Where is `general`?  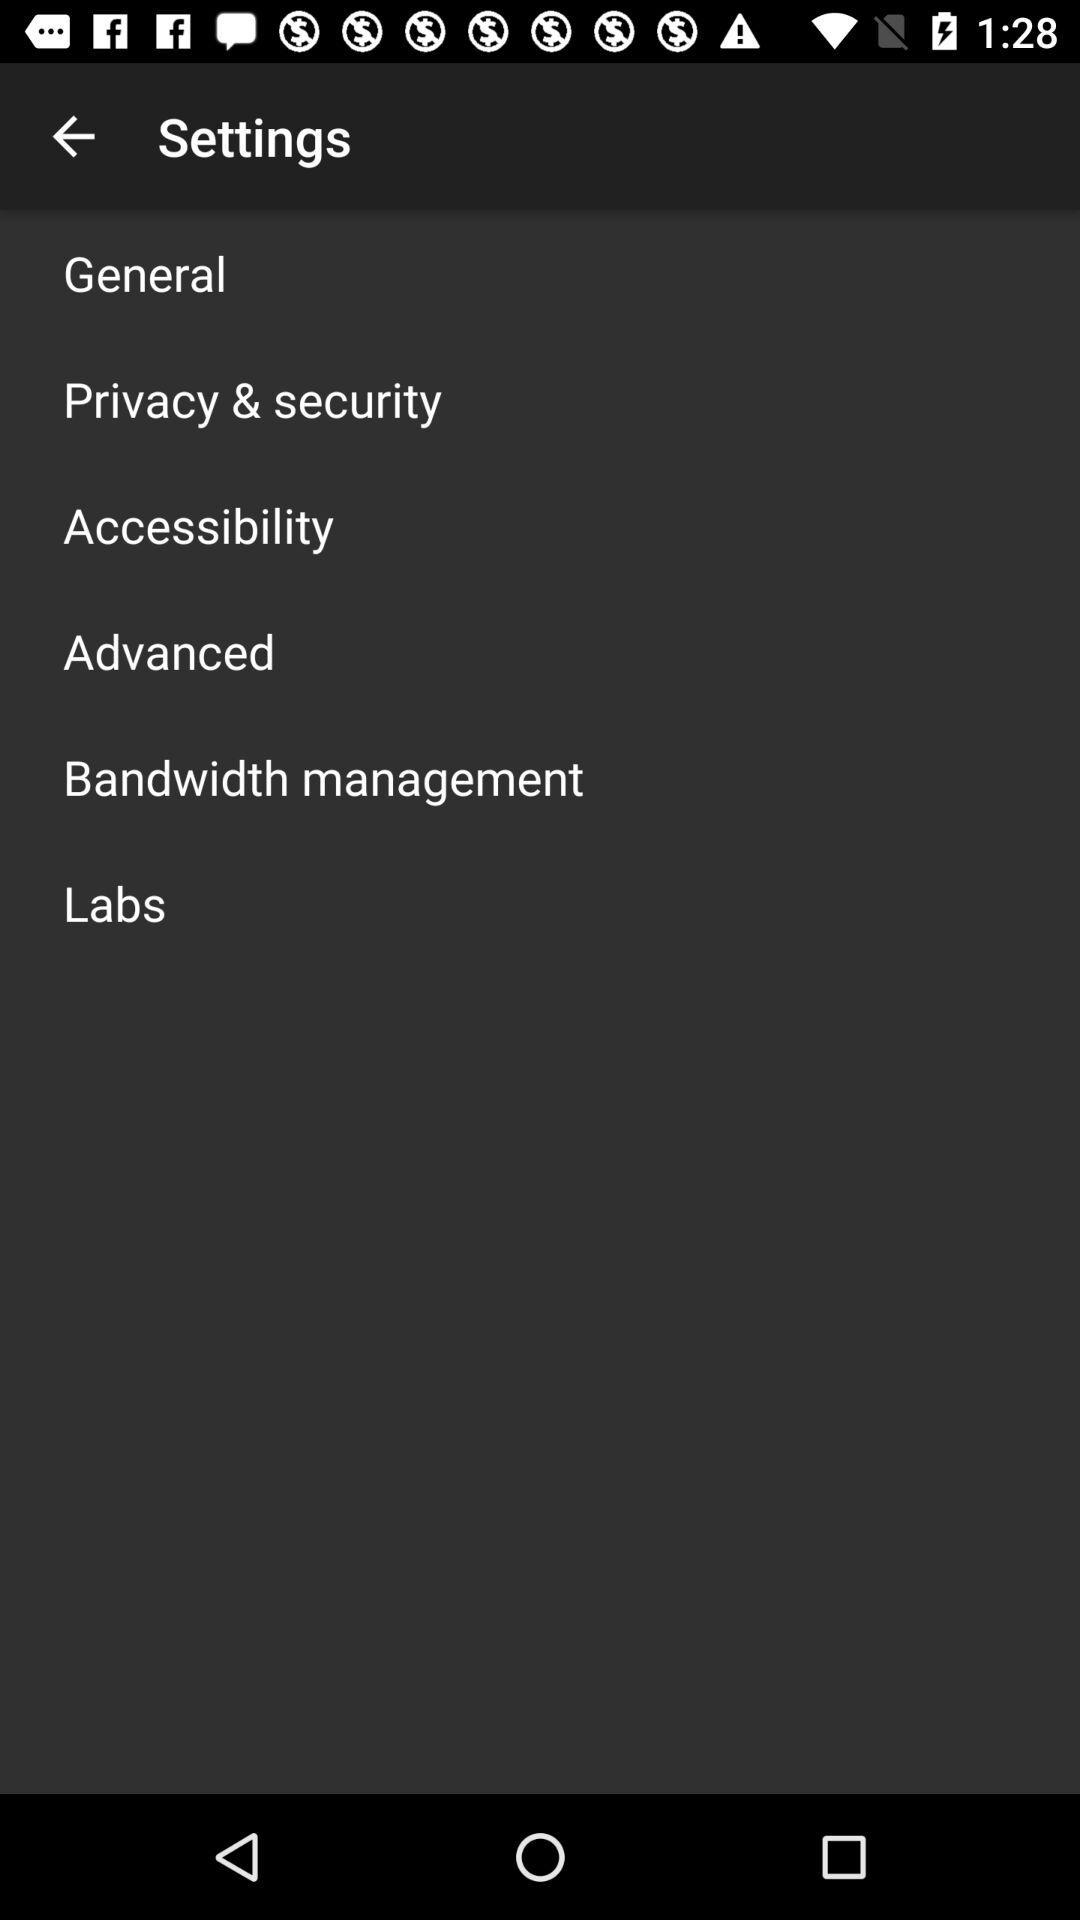
general is located at coordinates (144, 272).